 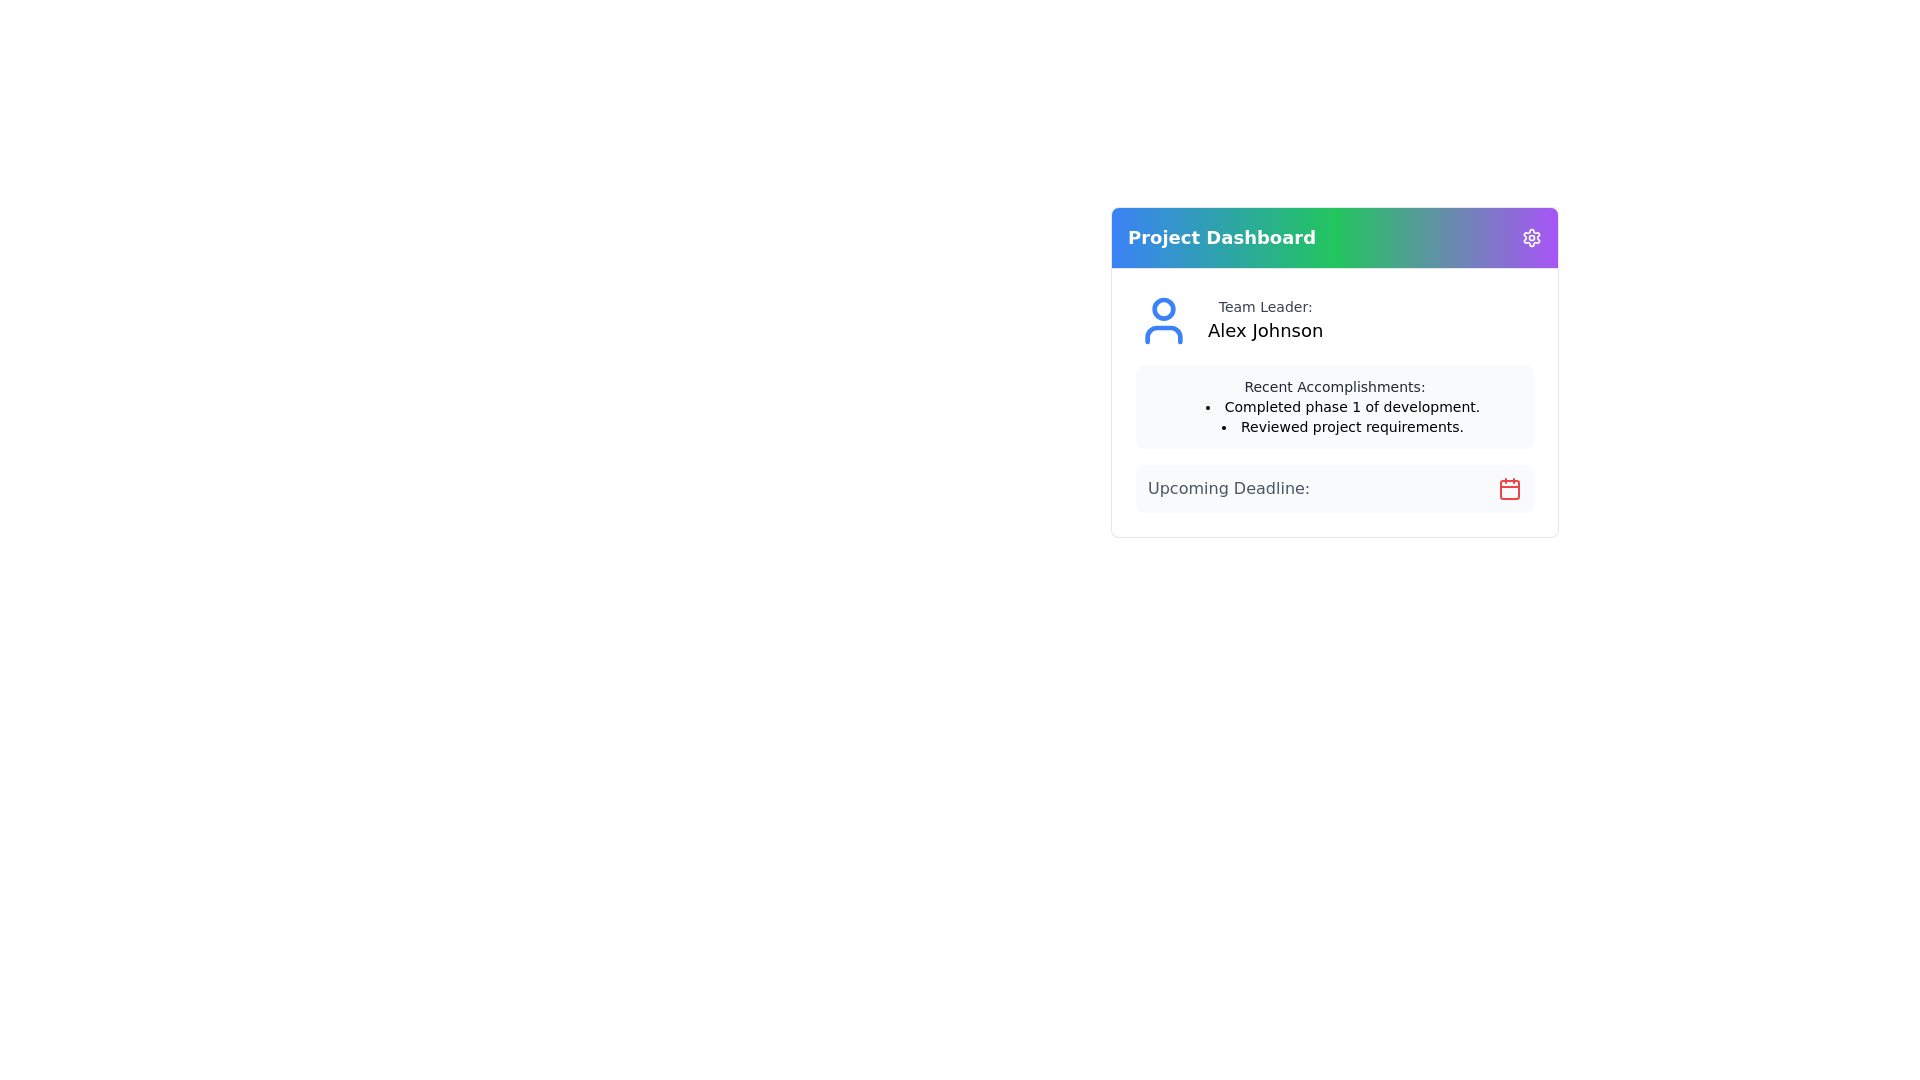 What do you see at coordinates (1530, 237) in the screenshot?
I see `the gear icon located at the top-right corner of the 'Project Dashboard' card` at bounding box center [1530, 237].